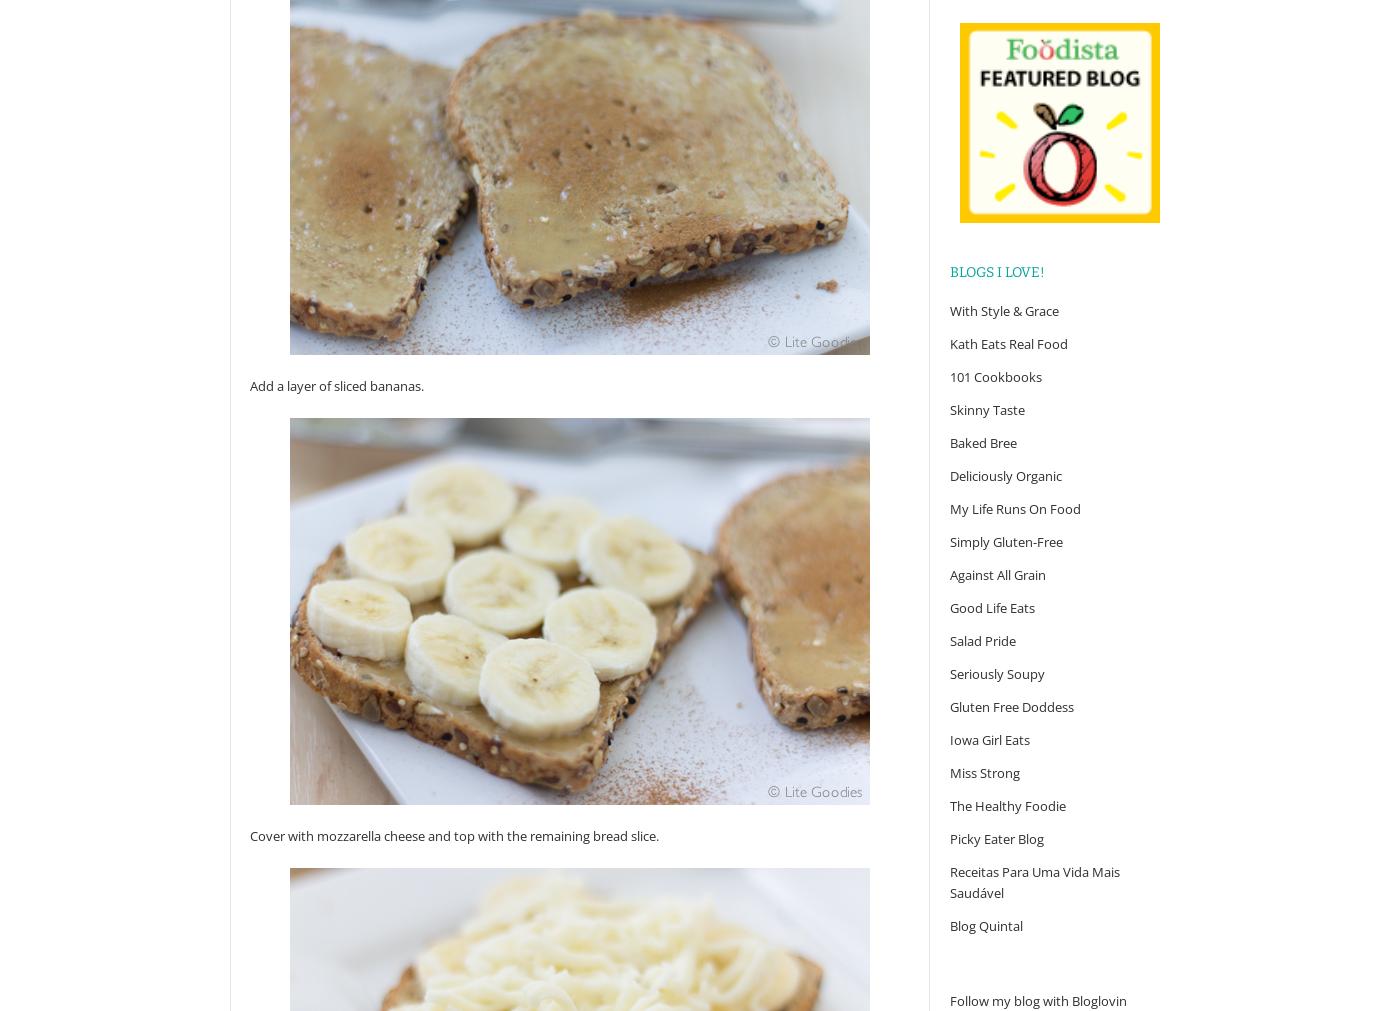 The height and width of the screenshot is (1011, 1400). Describe the element at coordinates (1005, 474) in the screenshot. I see `'Deliciously Organic'` at that location.